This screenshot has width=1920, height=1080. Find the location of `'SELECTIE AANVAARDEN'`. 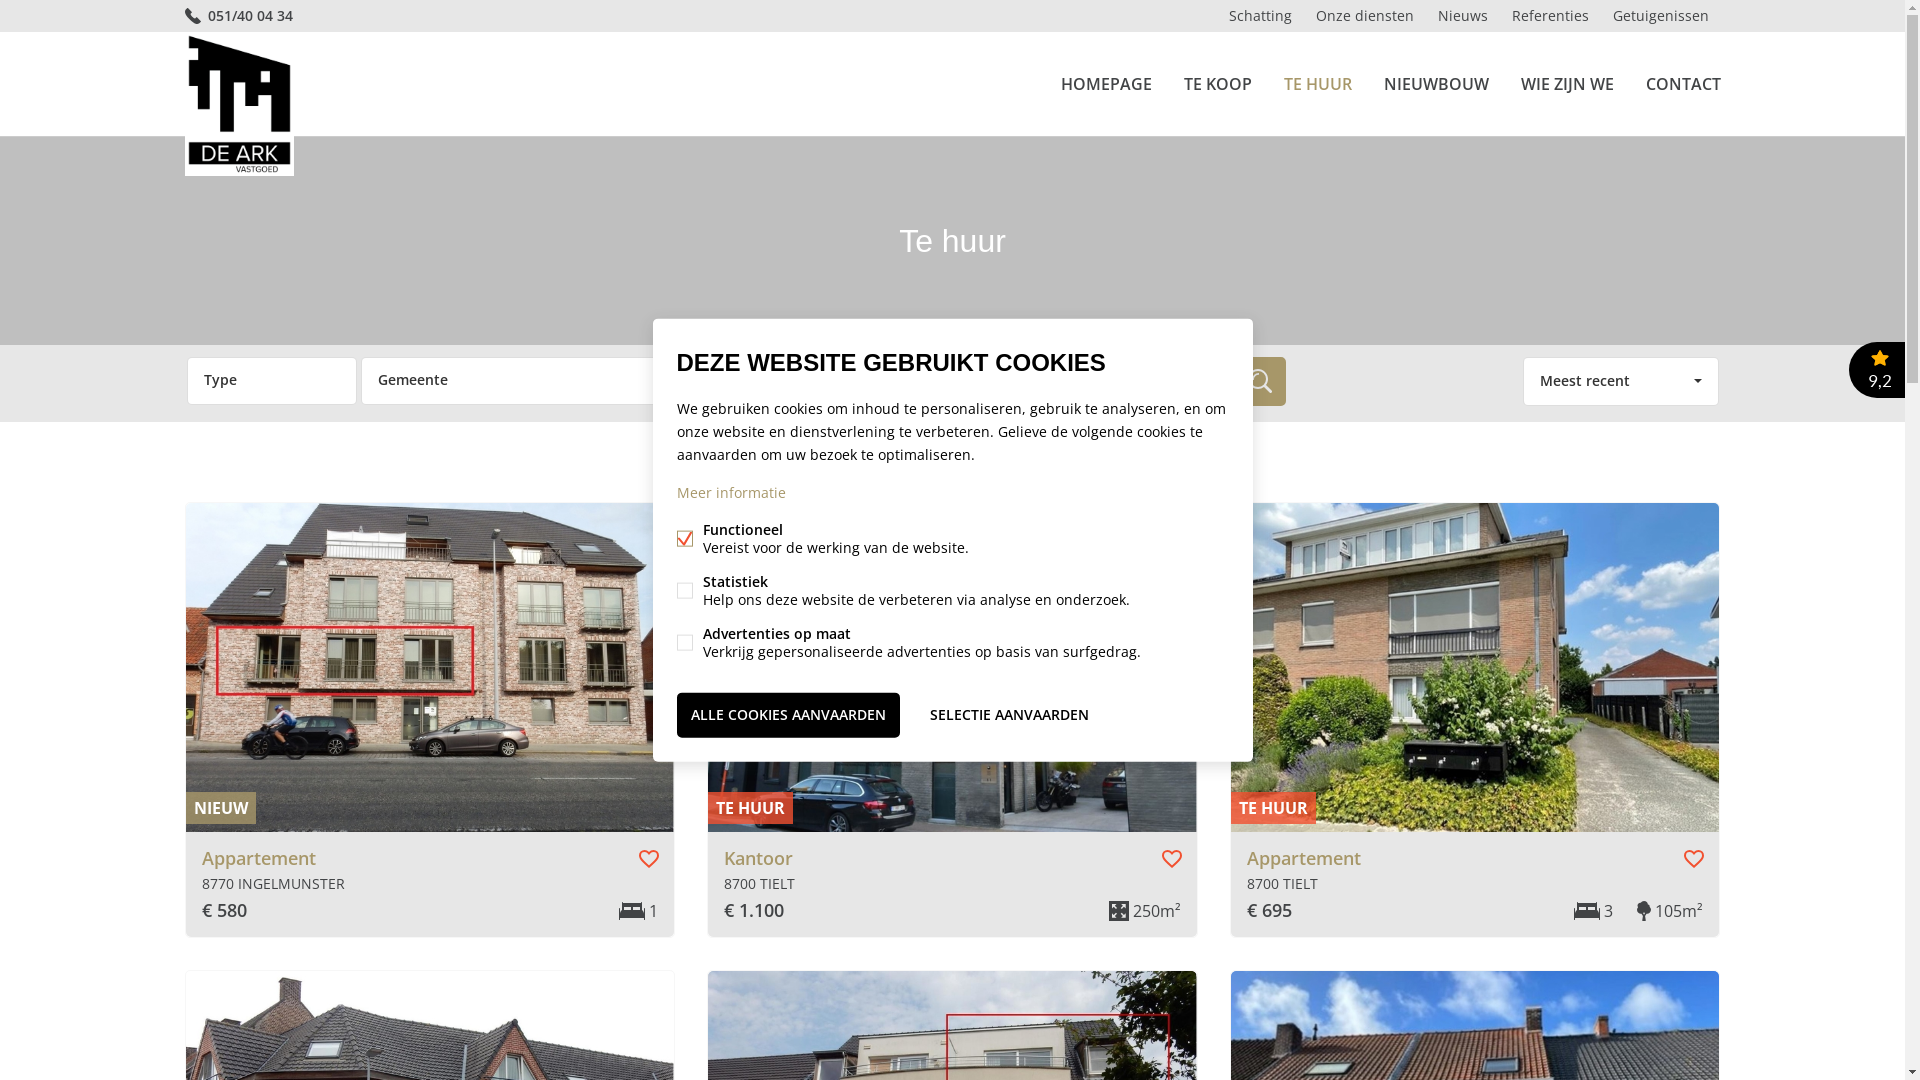

'SELECTIE AANVAARDEN' is located at coordinates (1009, 714).